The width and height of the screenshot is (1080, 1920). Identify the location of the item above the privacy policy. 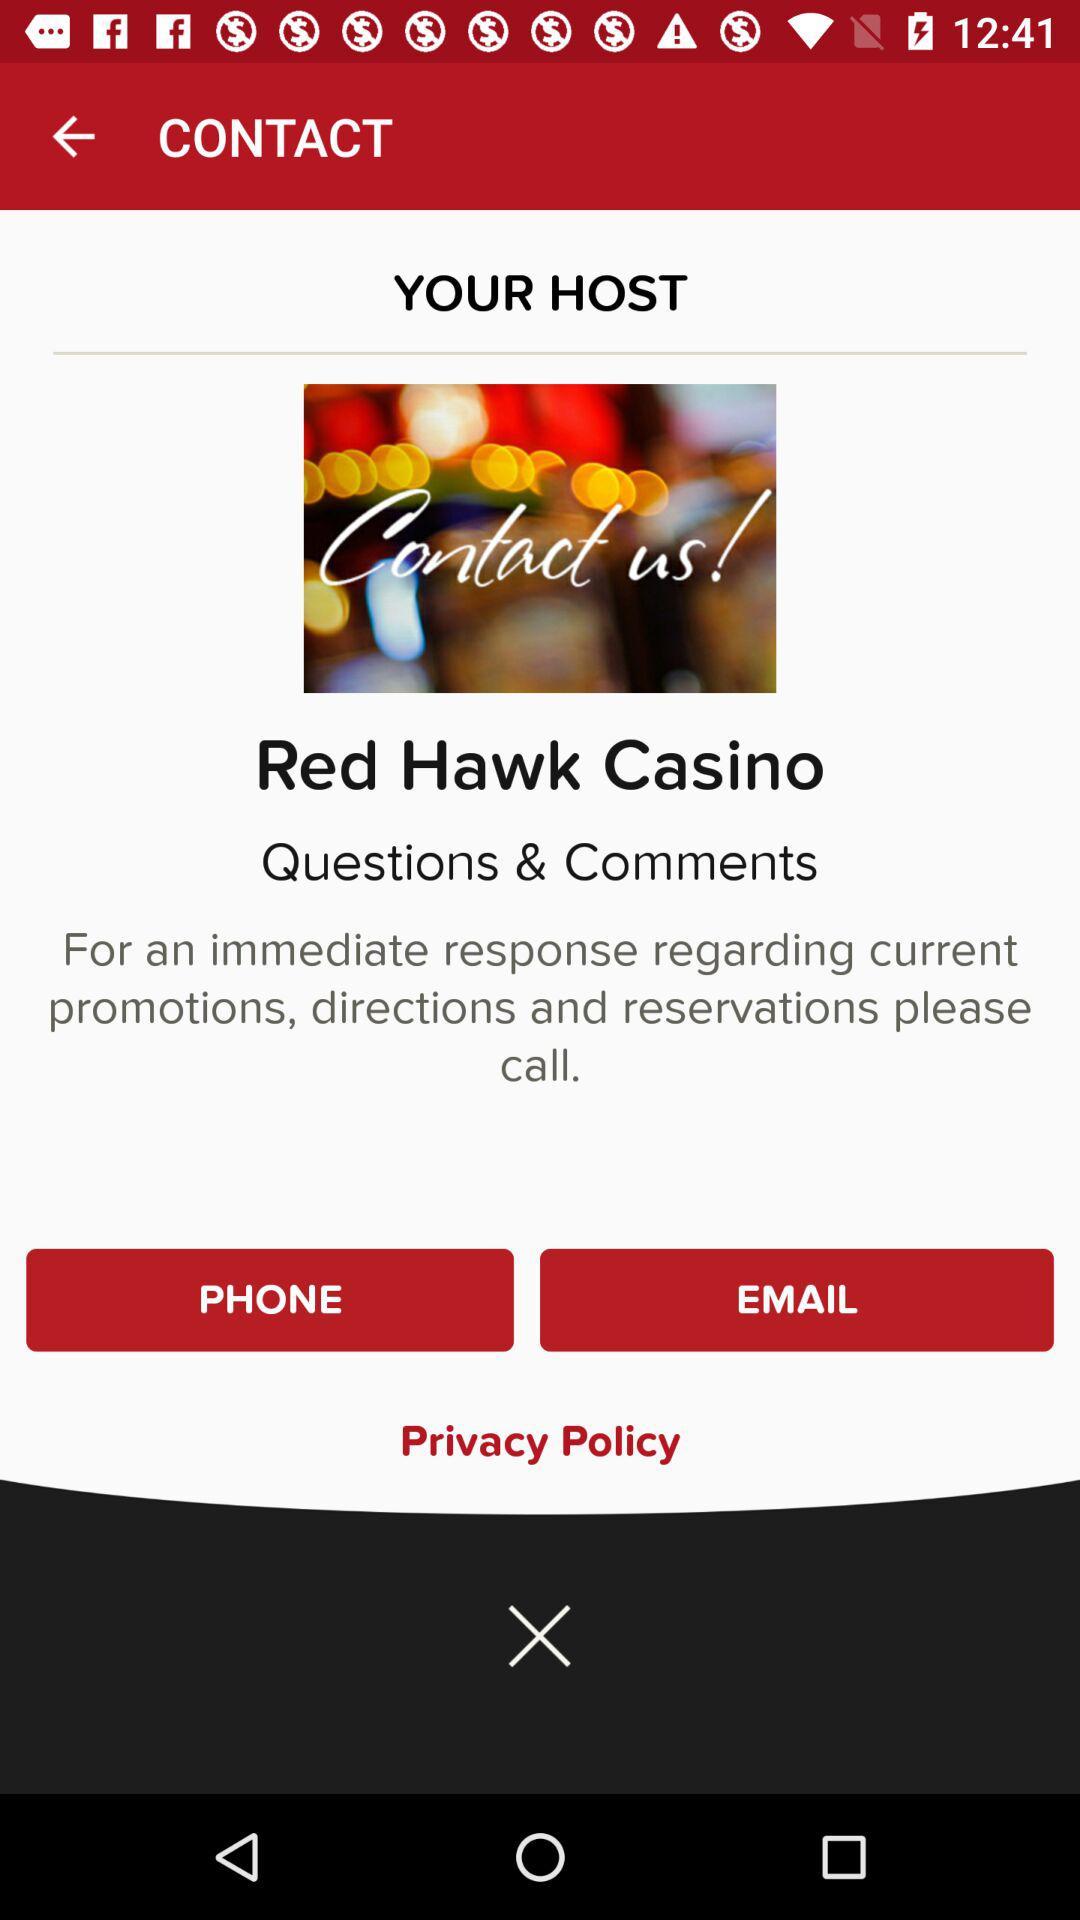
(795, 1300).